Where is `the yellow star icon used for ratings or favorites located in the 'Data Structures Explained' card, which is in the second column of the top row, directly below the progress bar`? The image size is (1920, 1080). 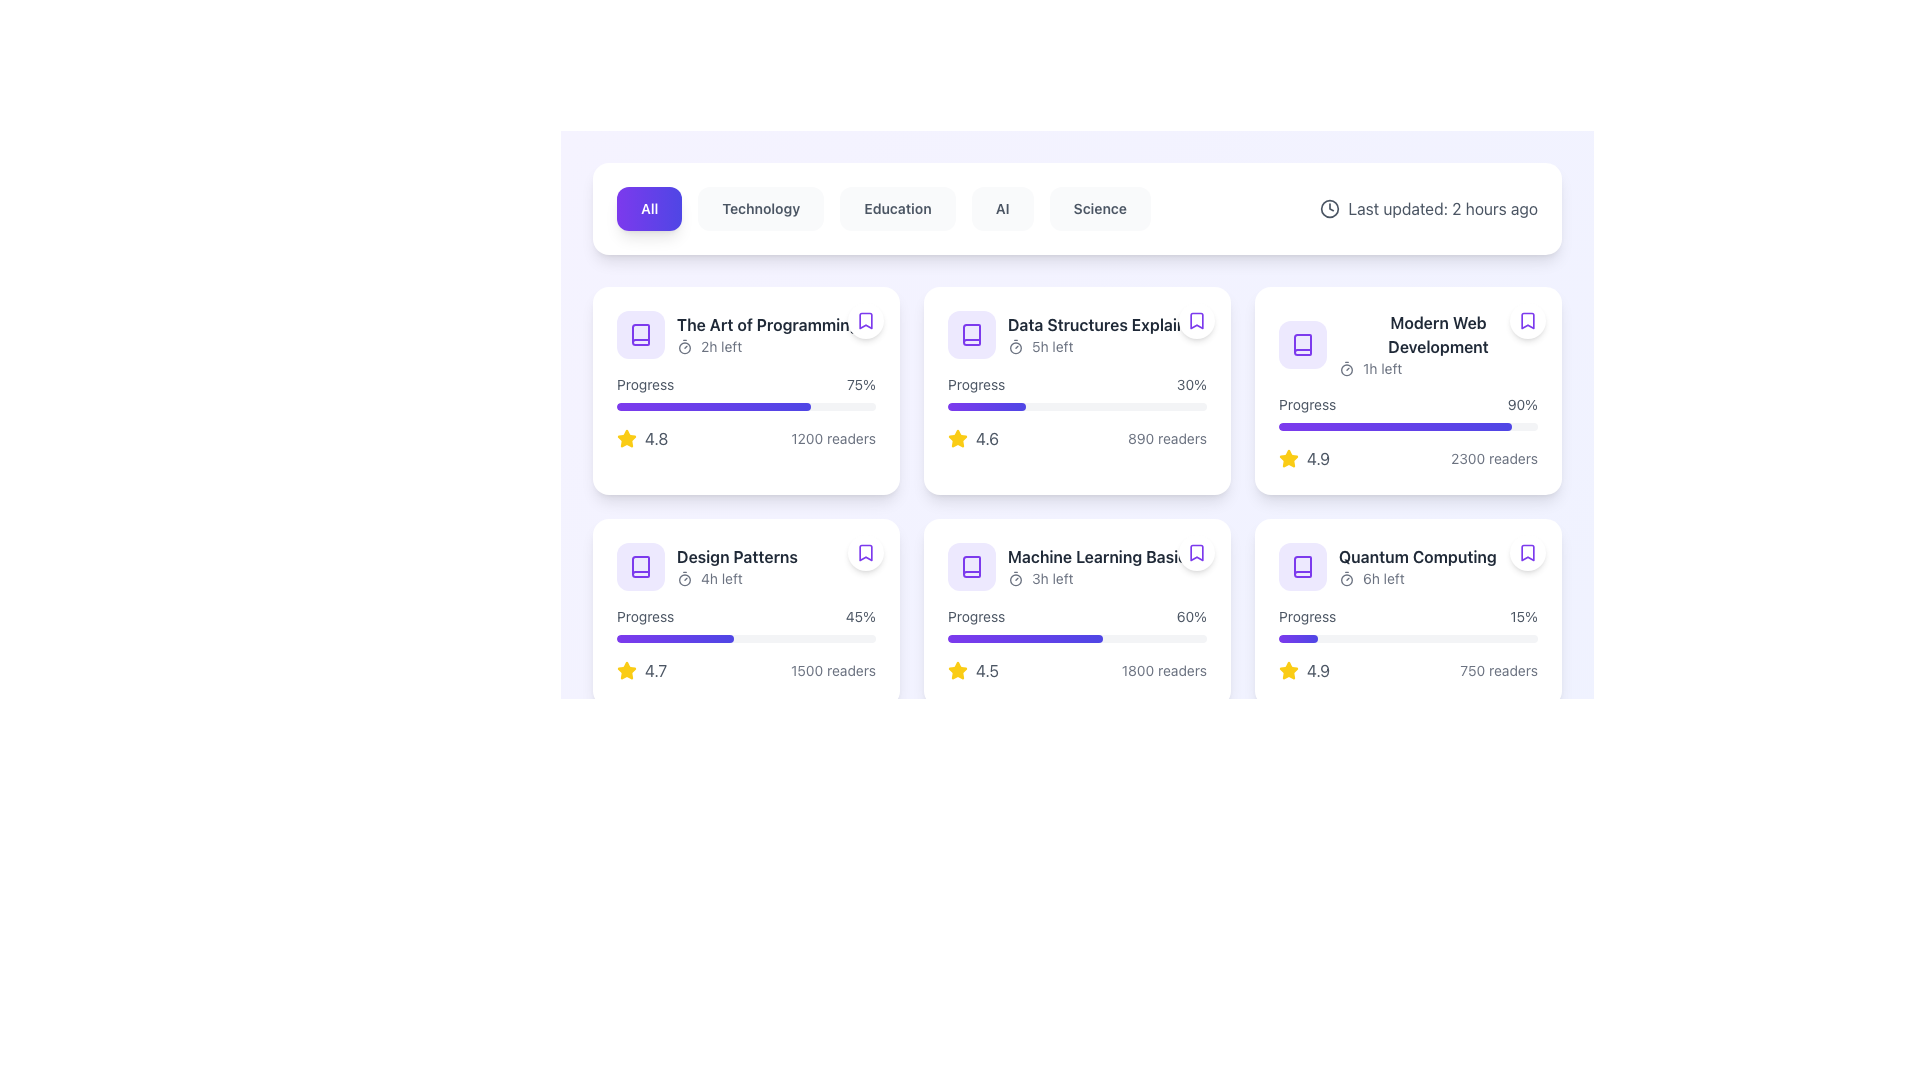
the yellow star icon used for ratings or favorites located in the 'Data Structures Explained' card, which is in the second column of the top row, directly below the progress bar is located at coordinates (957, 437).